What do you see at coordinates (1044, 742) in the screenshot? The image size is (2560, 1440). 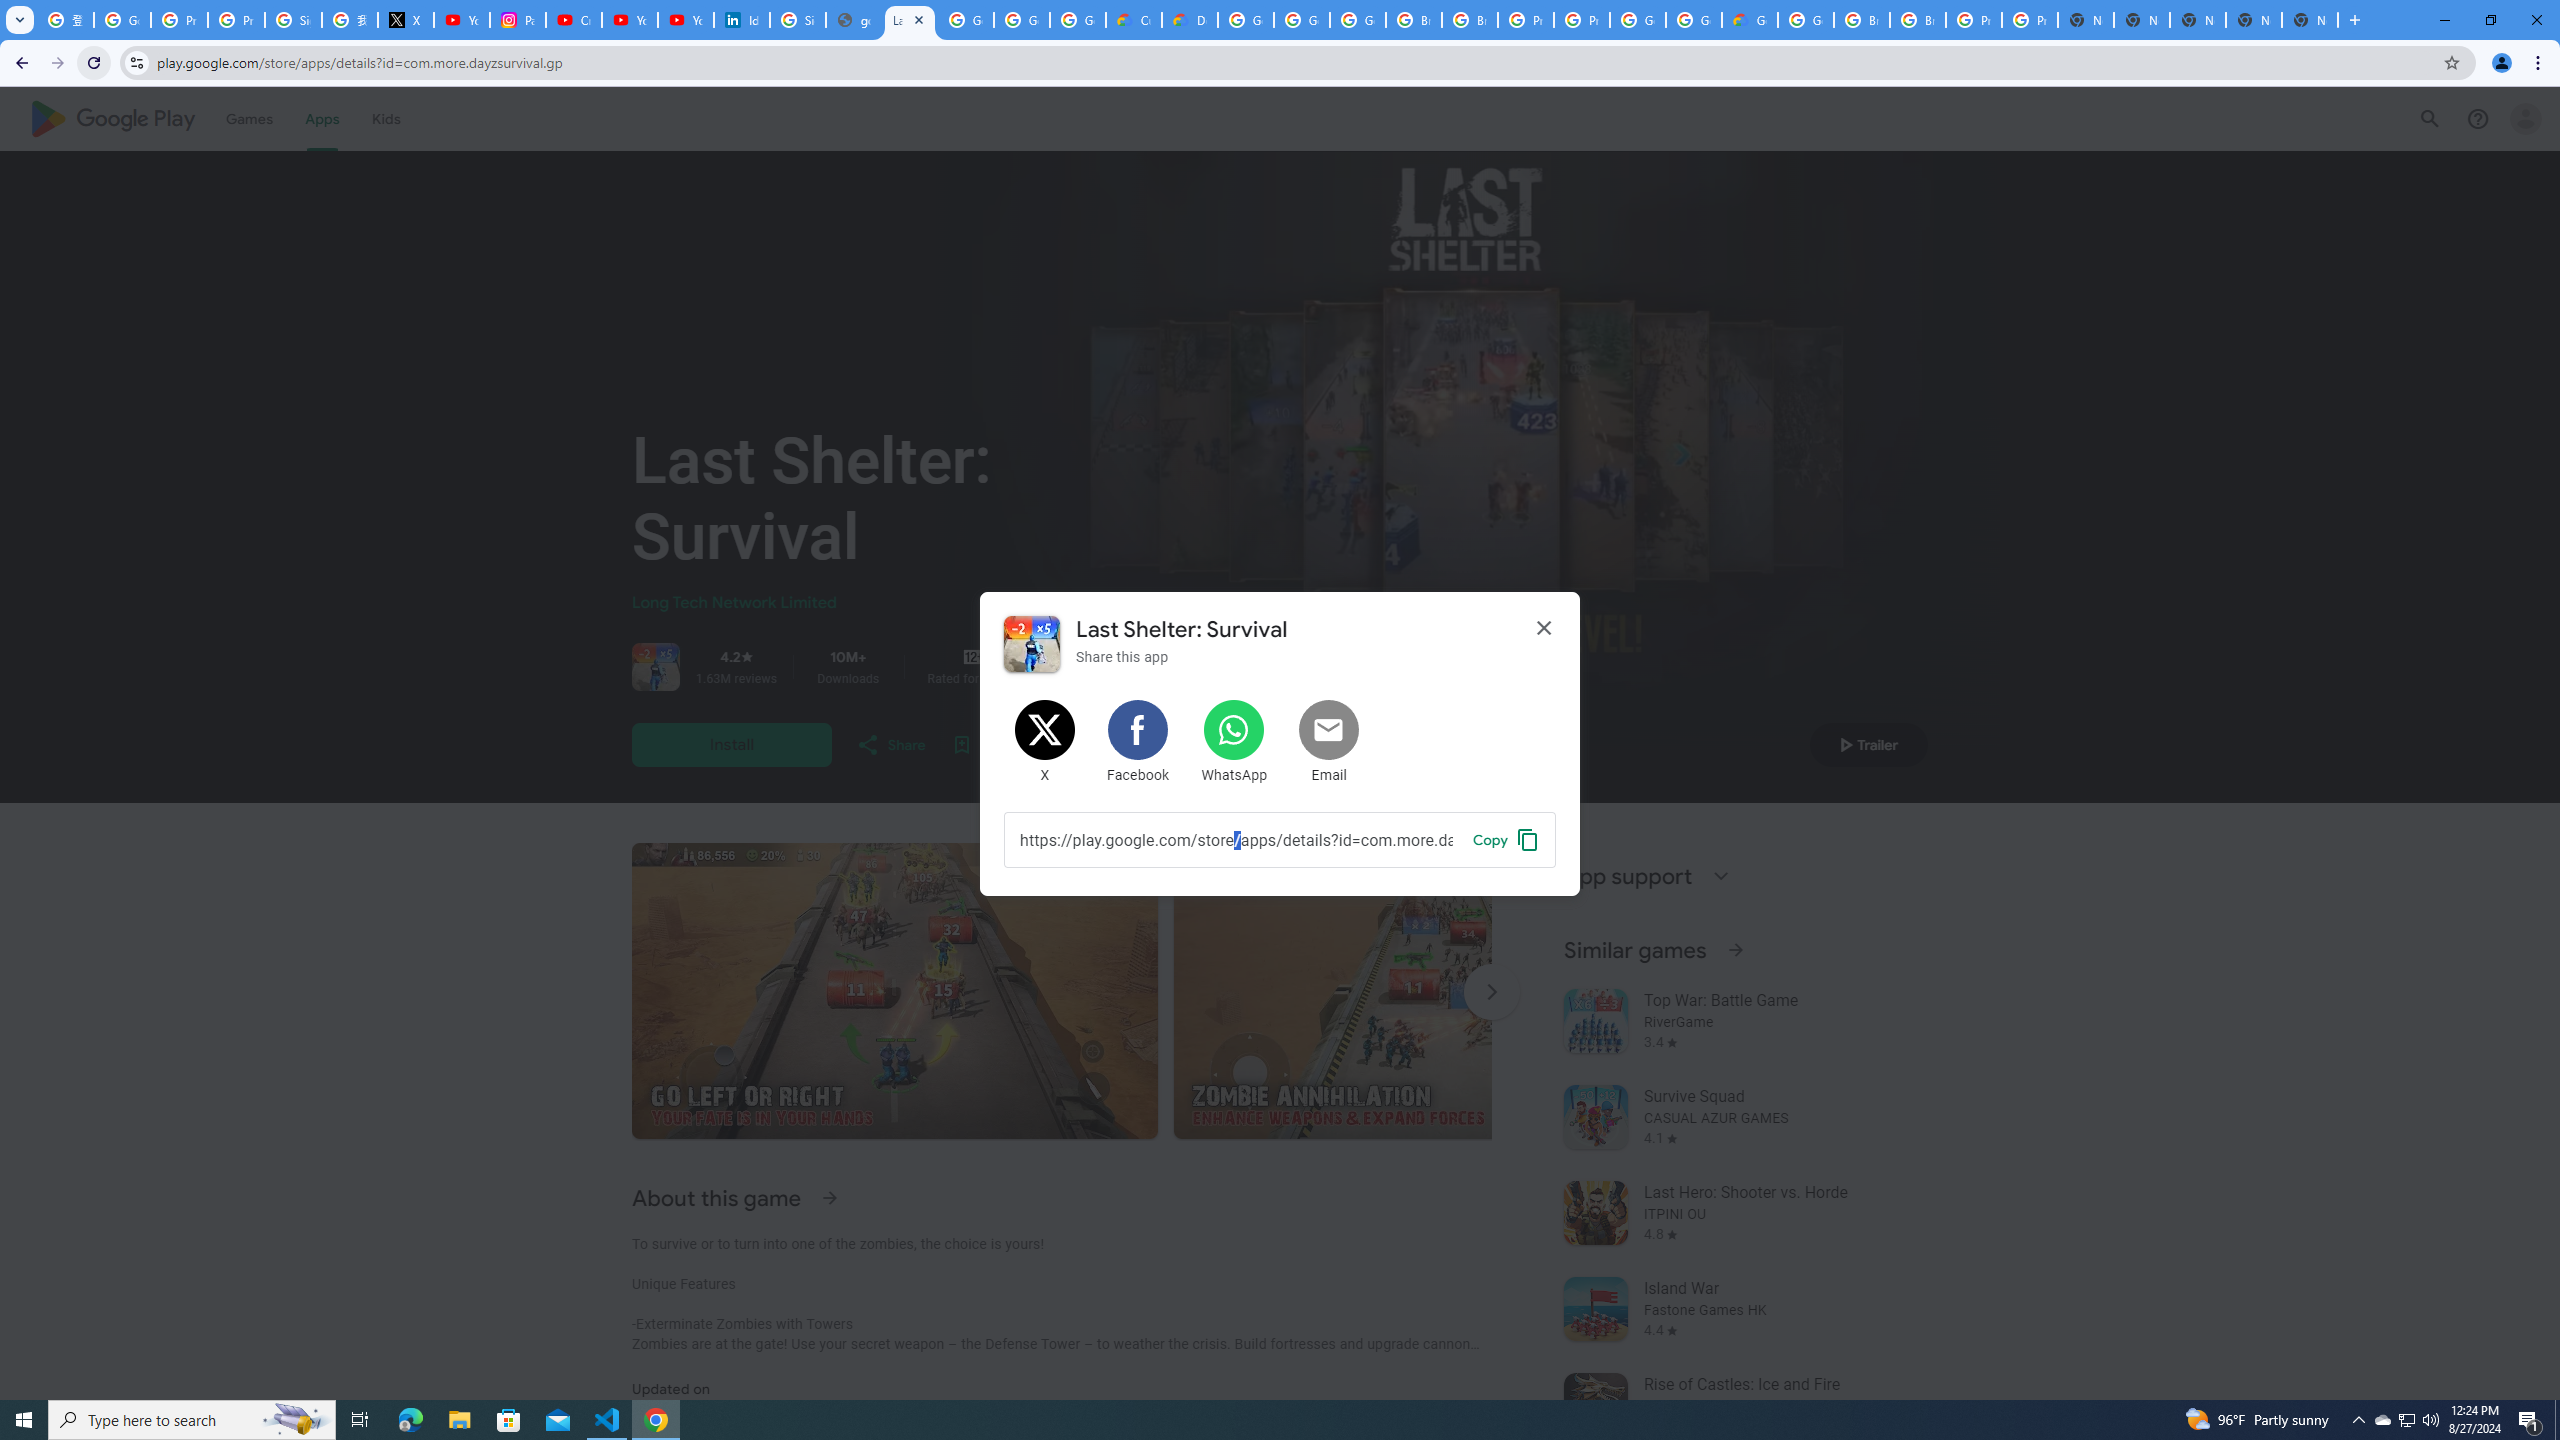 I see `'Share on X (formerly Twitter)'` at bounding box center [1044, 742].